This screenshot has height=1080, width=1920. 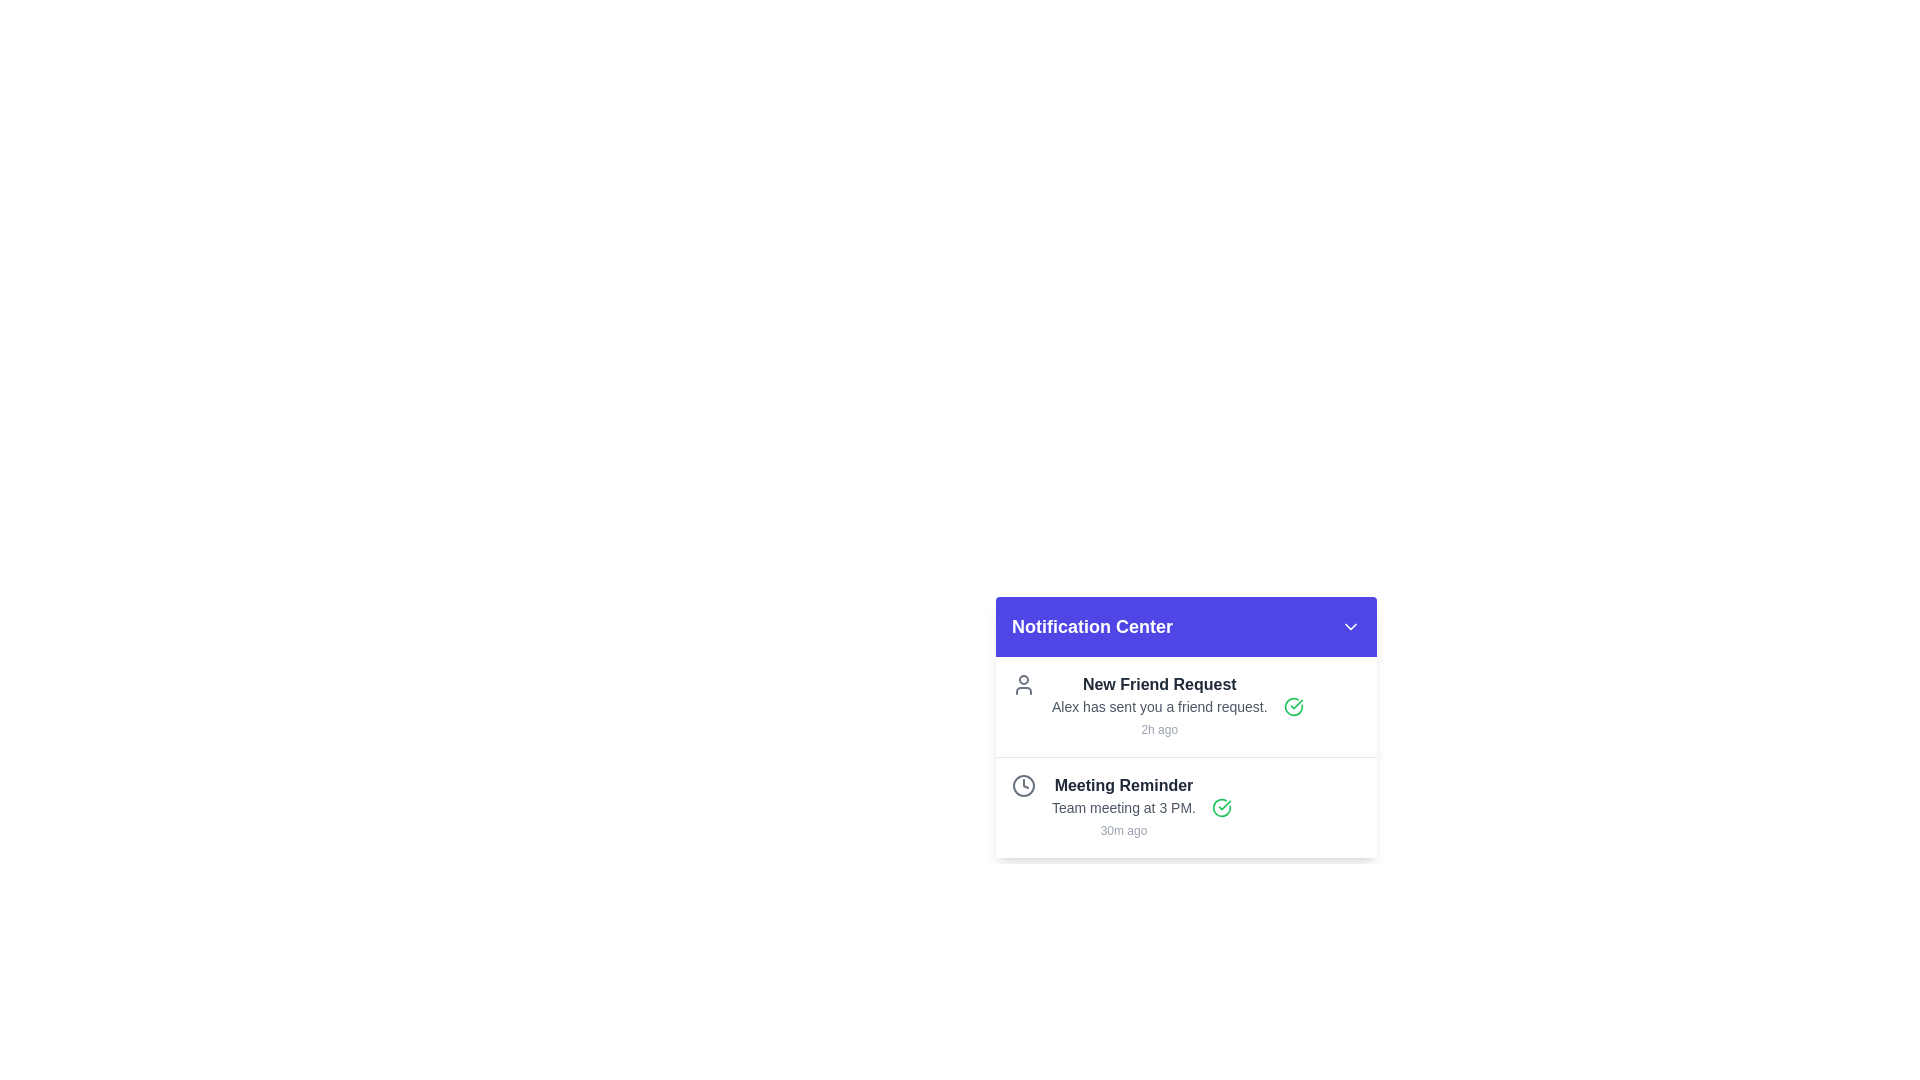 I want to click on the 'Meeting Reminder' text label, which displays in bold, dark-gray font against a white background, located in the Notification Center panel, so click(x=1123, y=785).